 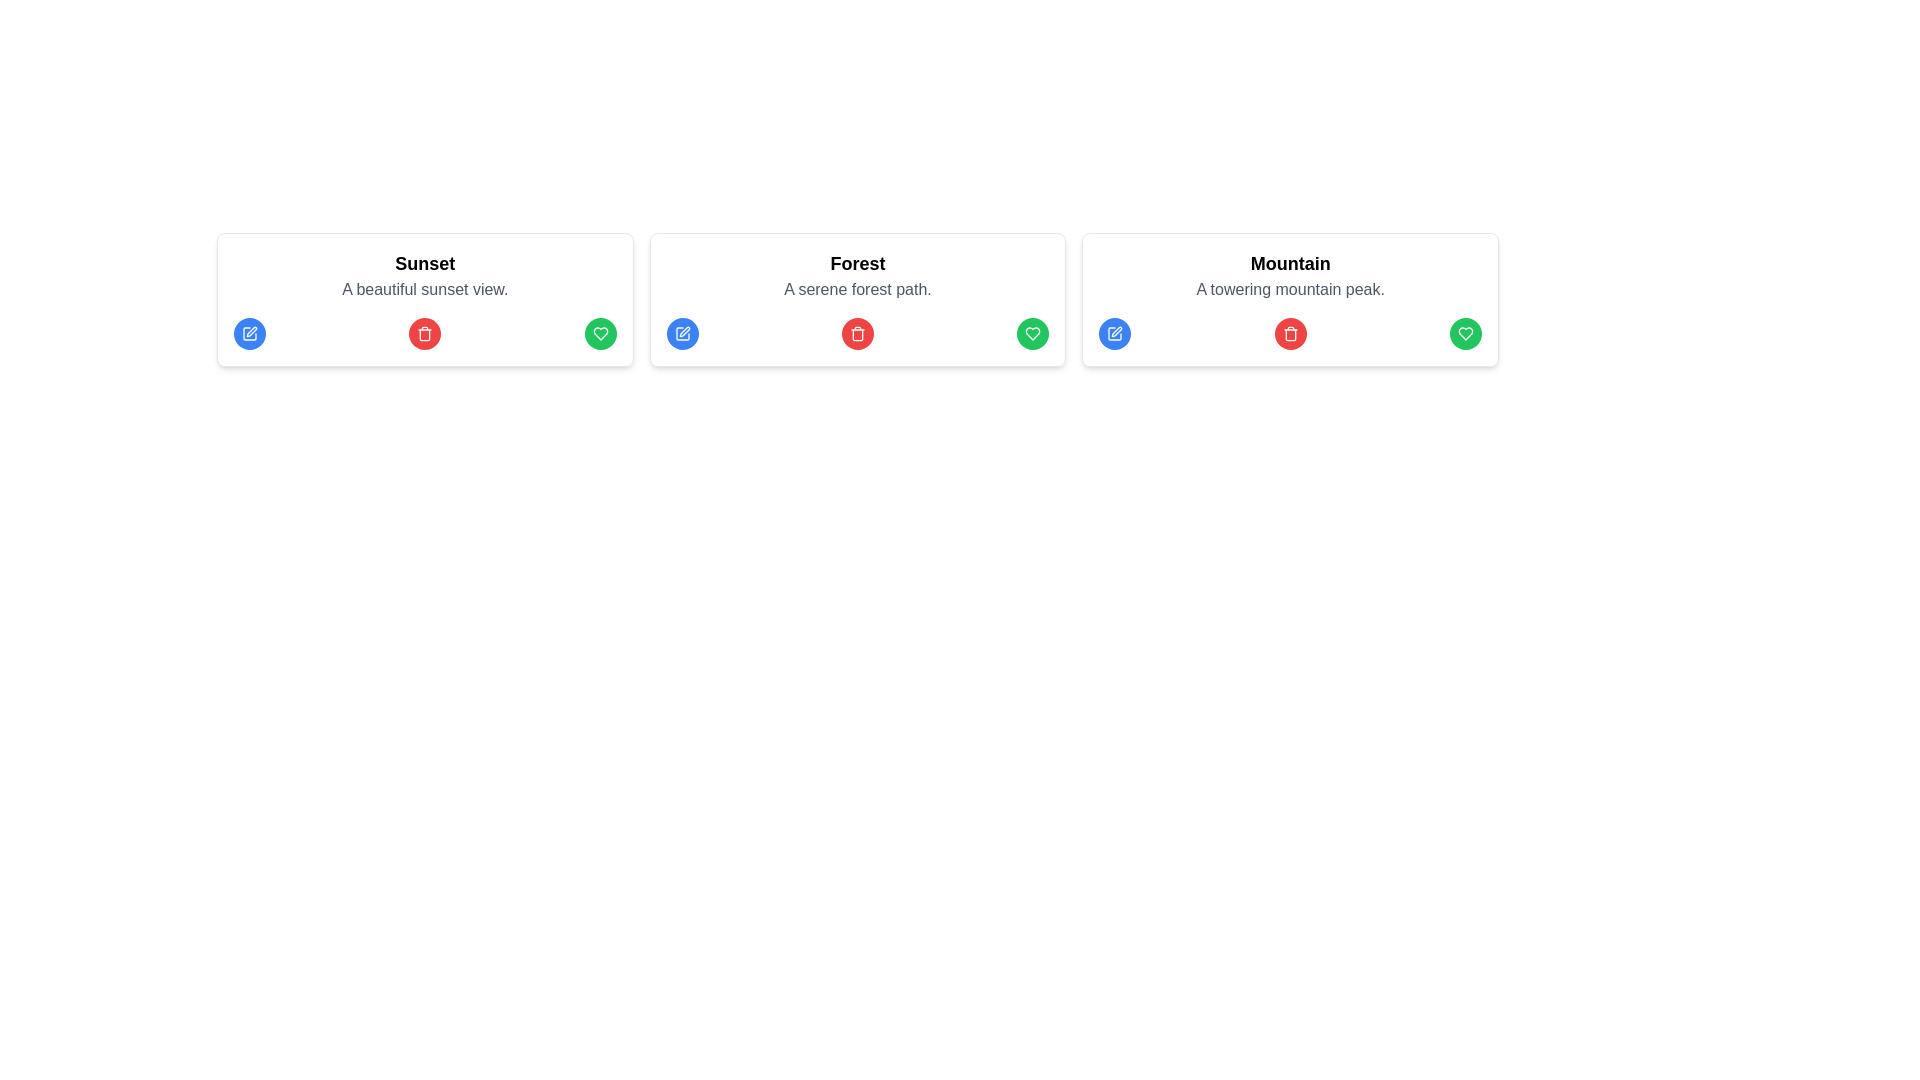 I want to click on the blue circular icon representing the editing functionality associated with the 'Sunset' content card, which is the leftmost icon in the icon set, so click(x=248, y=333).